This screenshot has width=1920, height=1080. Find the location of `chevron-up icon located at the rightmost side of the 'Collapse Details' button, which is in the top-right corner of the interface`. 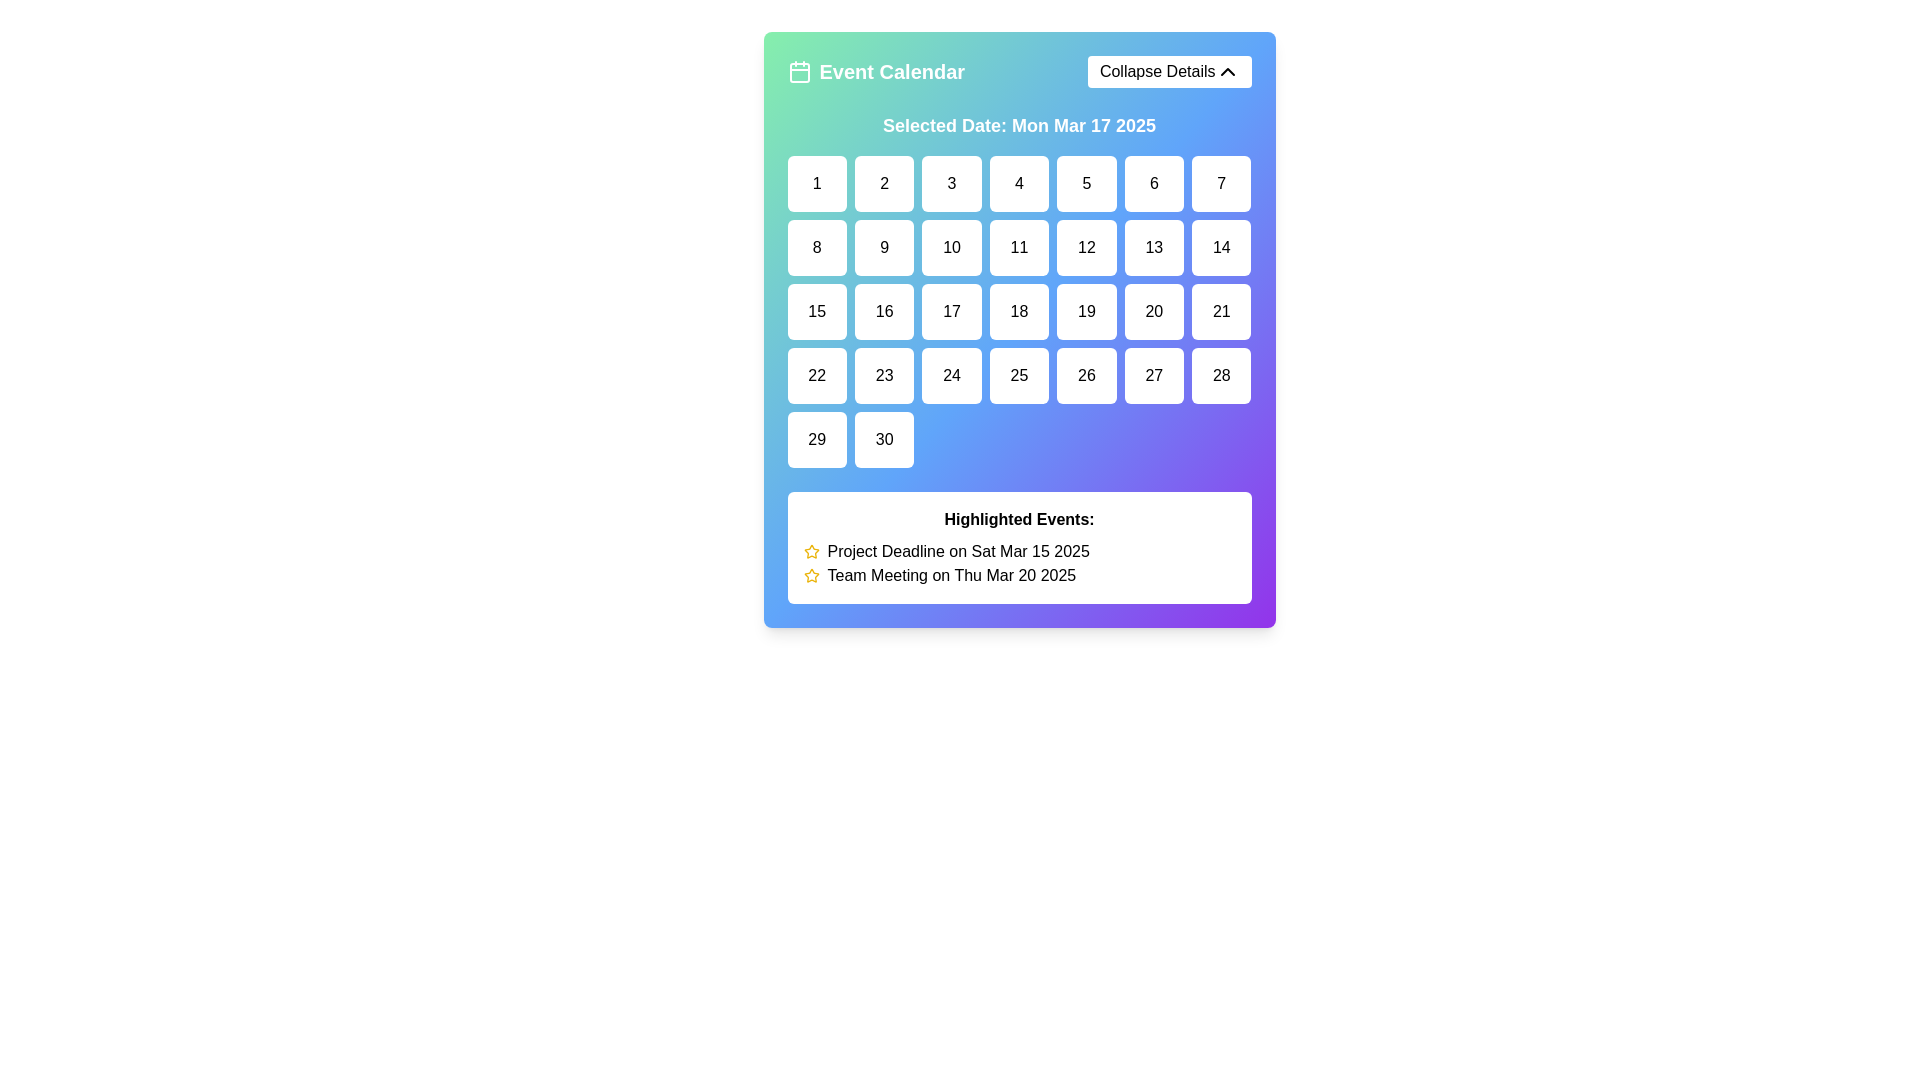

chevron-up icon located at the rightmost side of the 'Collapse Details' button, which is in the top-right corner of the interface is located at coordinates (1226, 71).